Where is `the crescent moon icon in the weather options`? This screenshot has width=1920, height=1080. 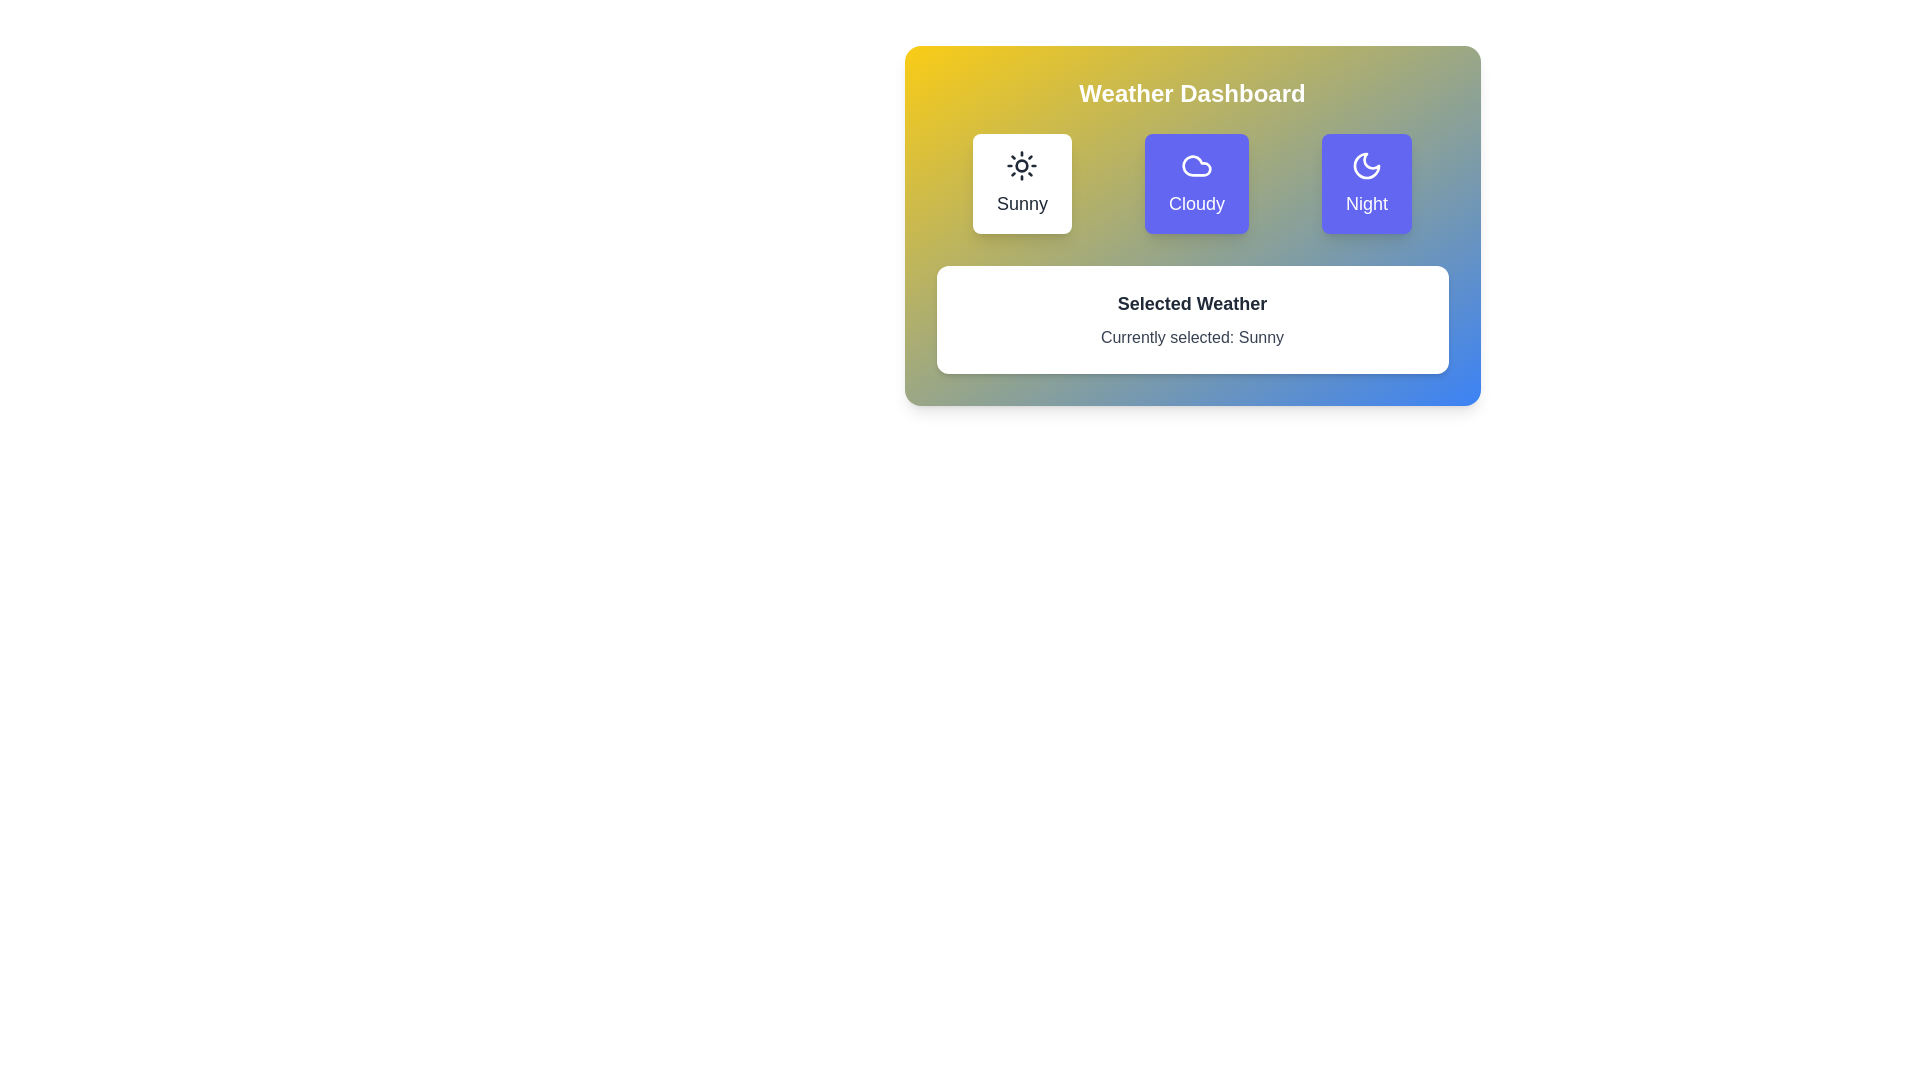 the crescent moon icon in the weather options is located at coordinates (1365, 164).